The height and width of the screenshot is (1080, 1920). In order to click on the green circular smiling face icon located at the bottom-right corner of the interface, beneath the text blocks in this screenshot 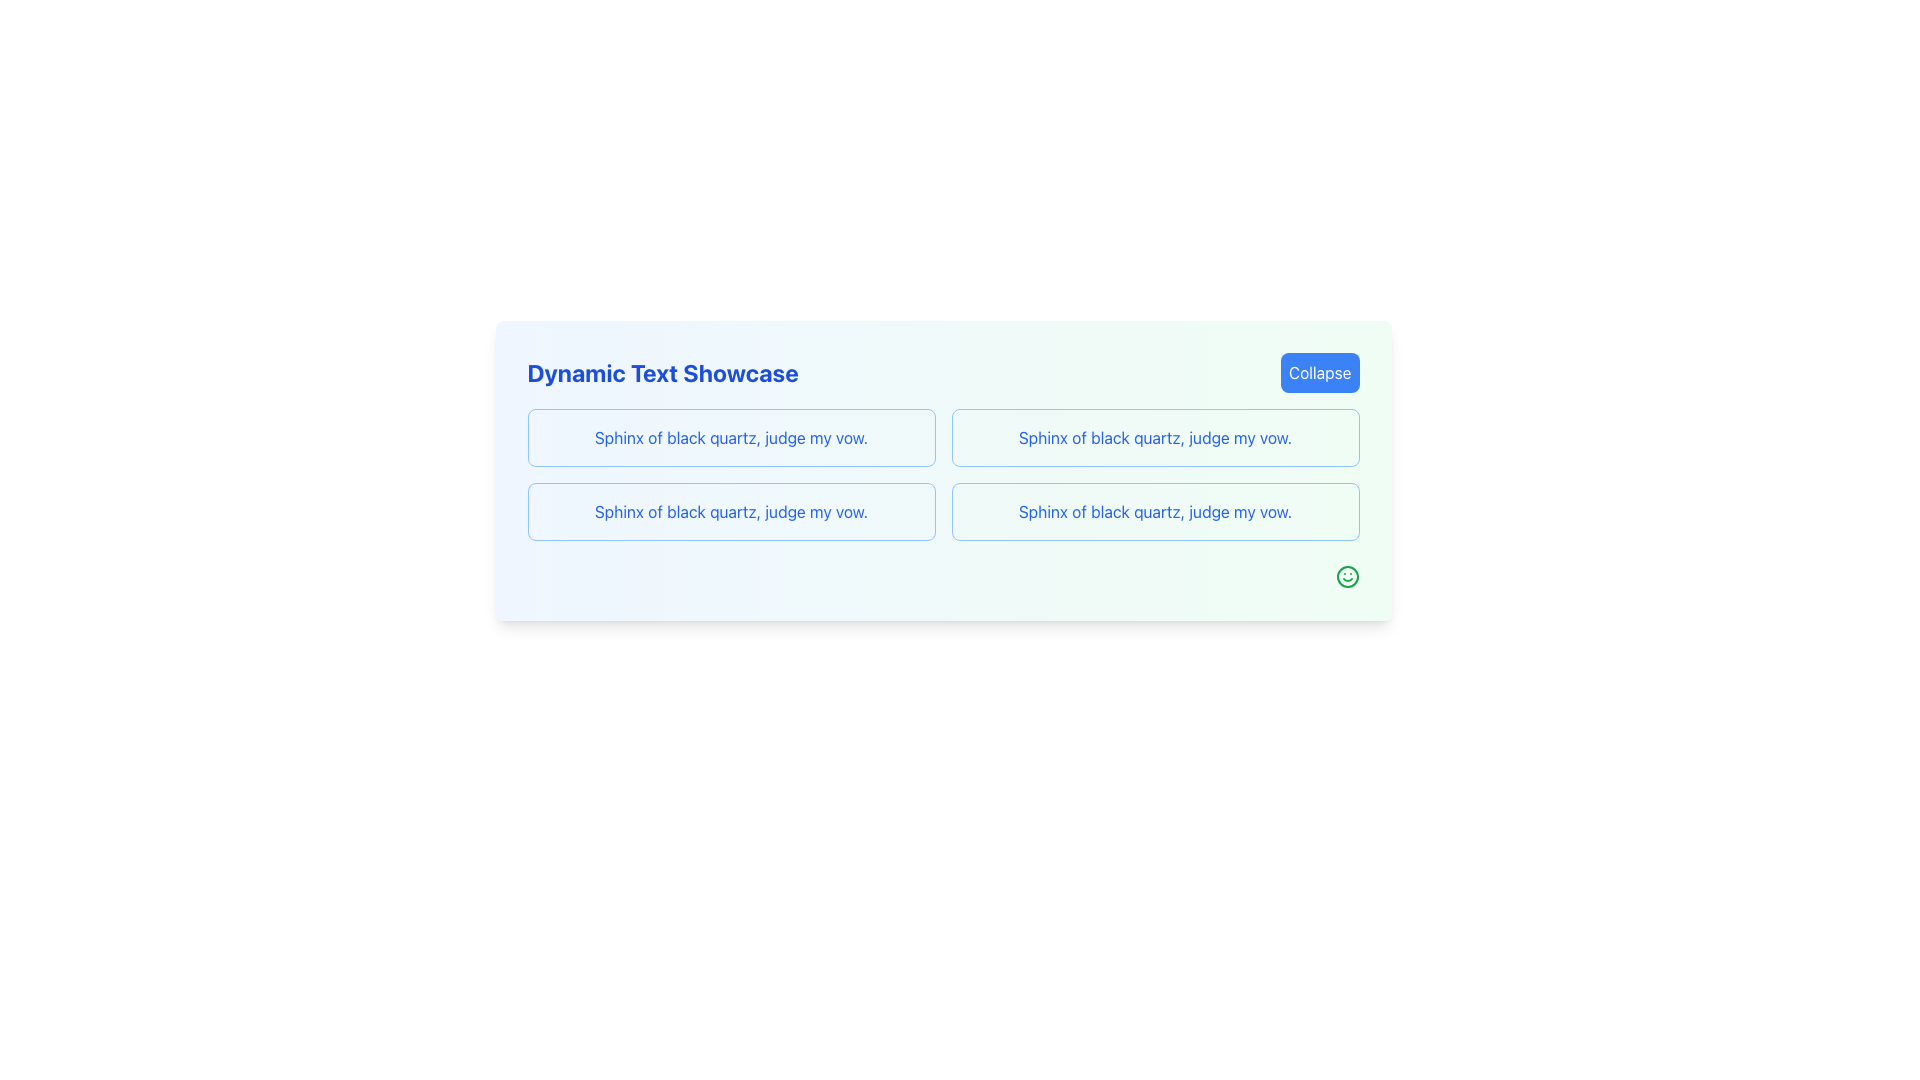, I will do `click(1347, 577)`.